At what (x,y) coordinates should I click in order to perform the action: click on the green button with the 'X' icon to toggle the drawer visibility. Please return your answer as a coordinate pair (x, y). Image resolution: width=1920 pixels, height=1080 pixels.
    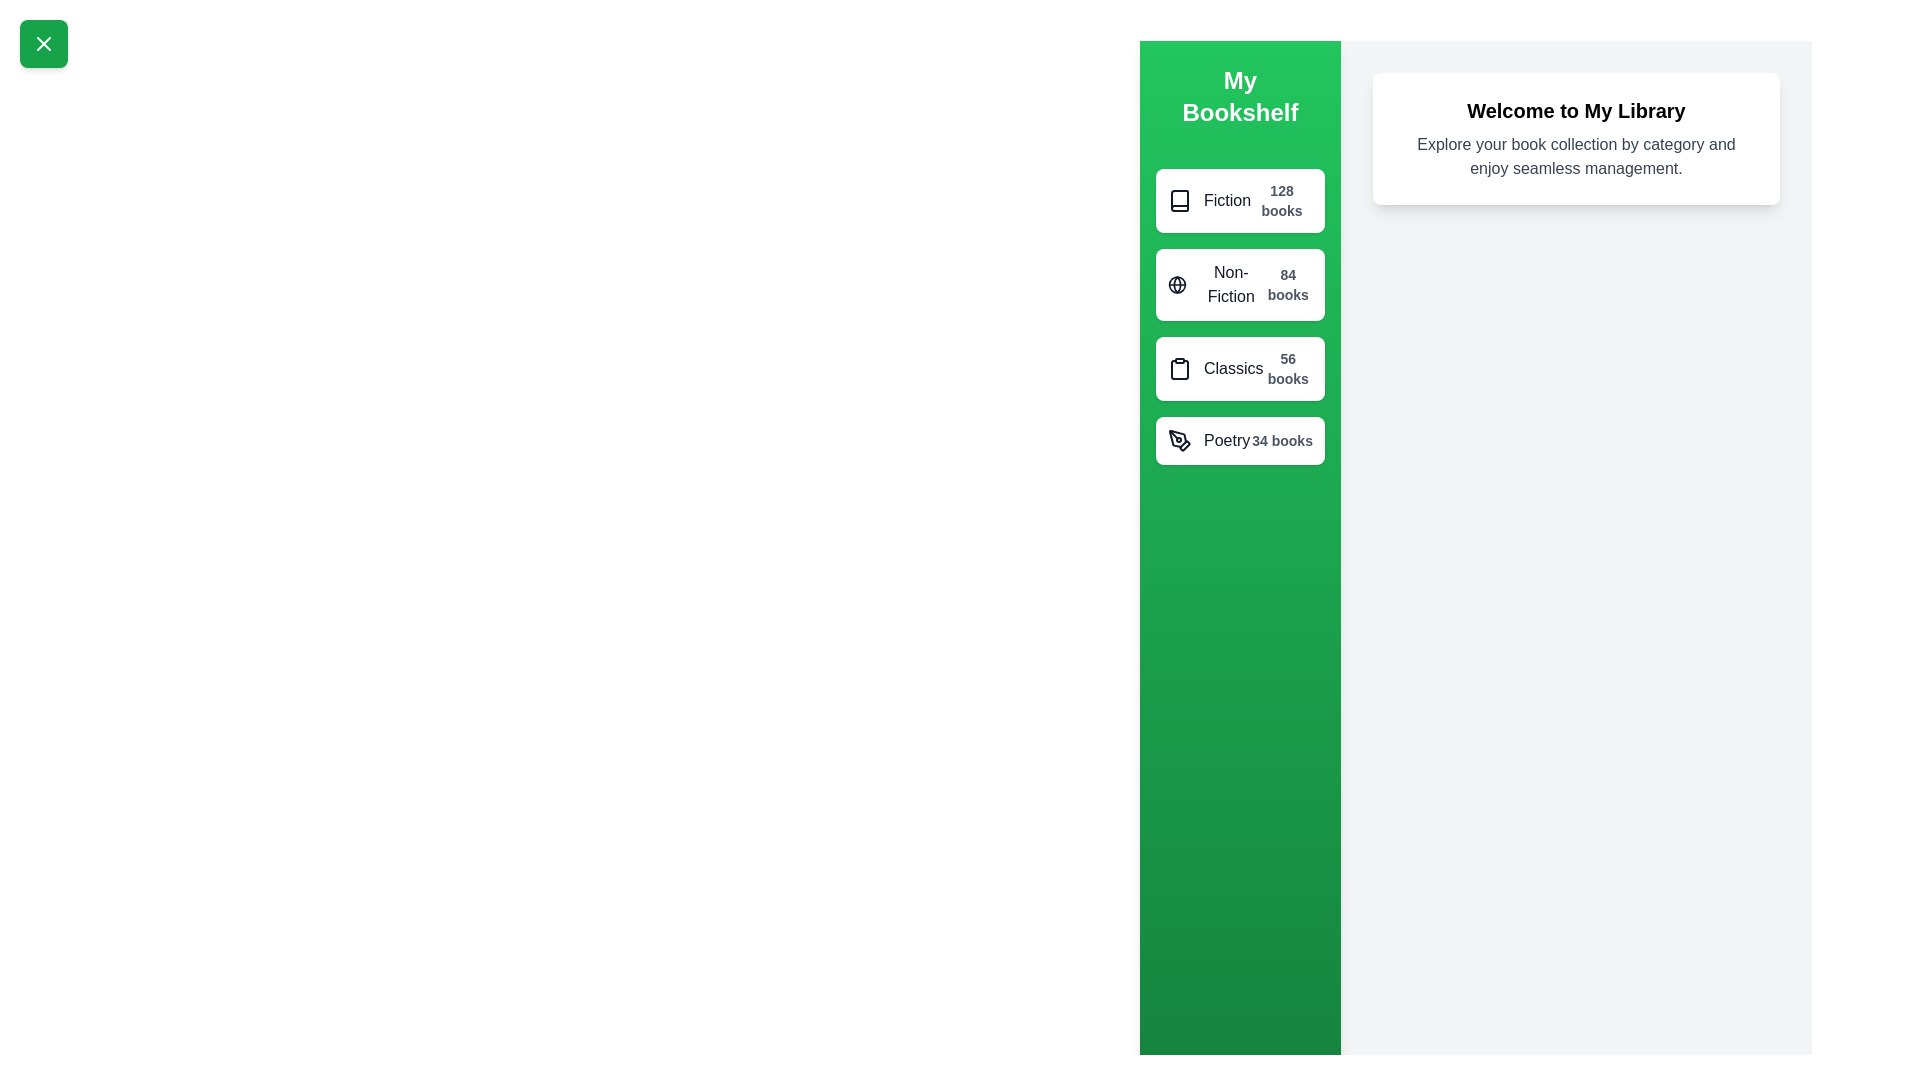
    Looking at the image, I should click on (43, 43).